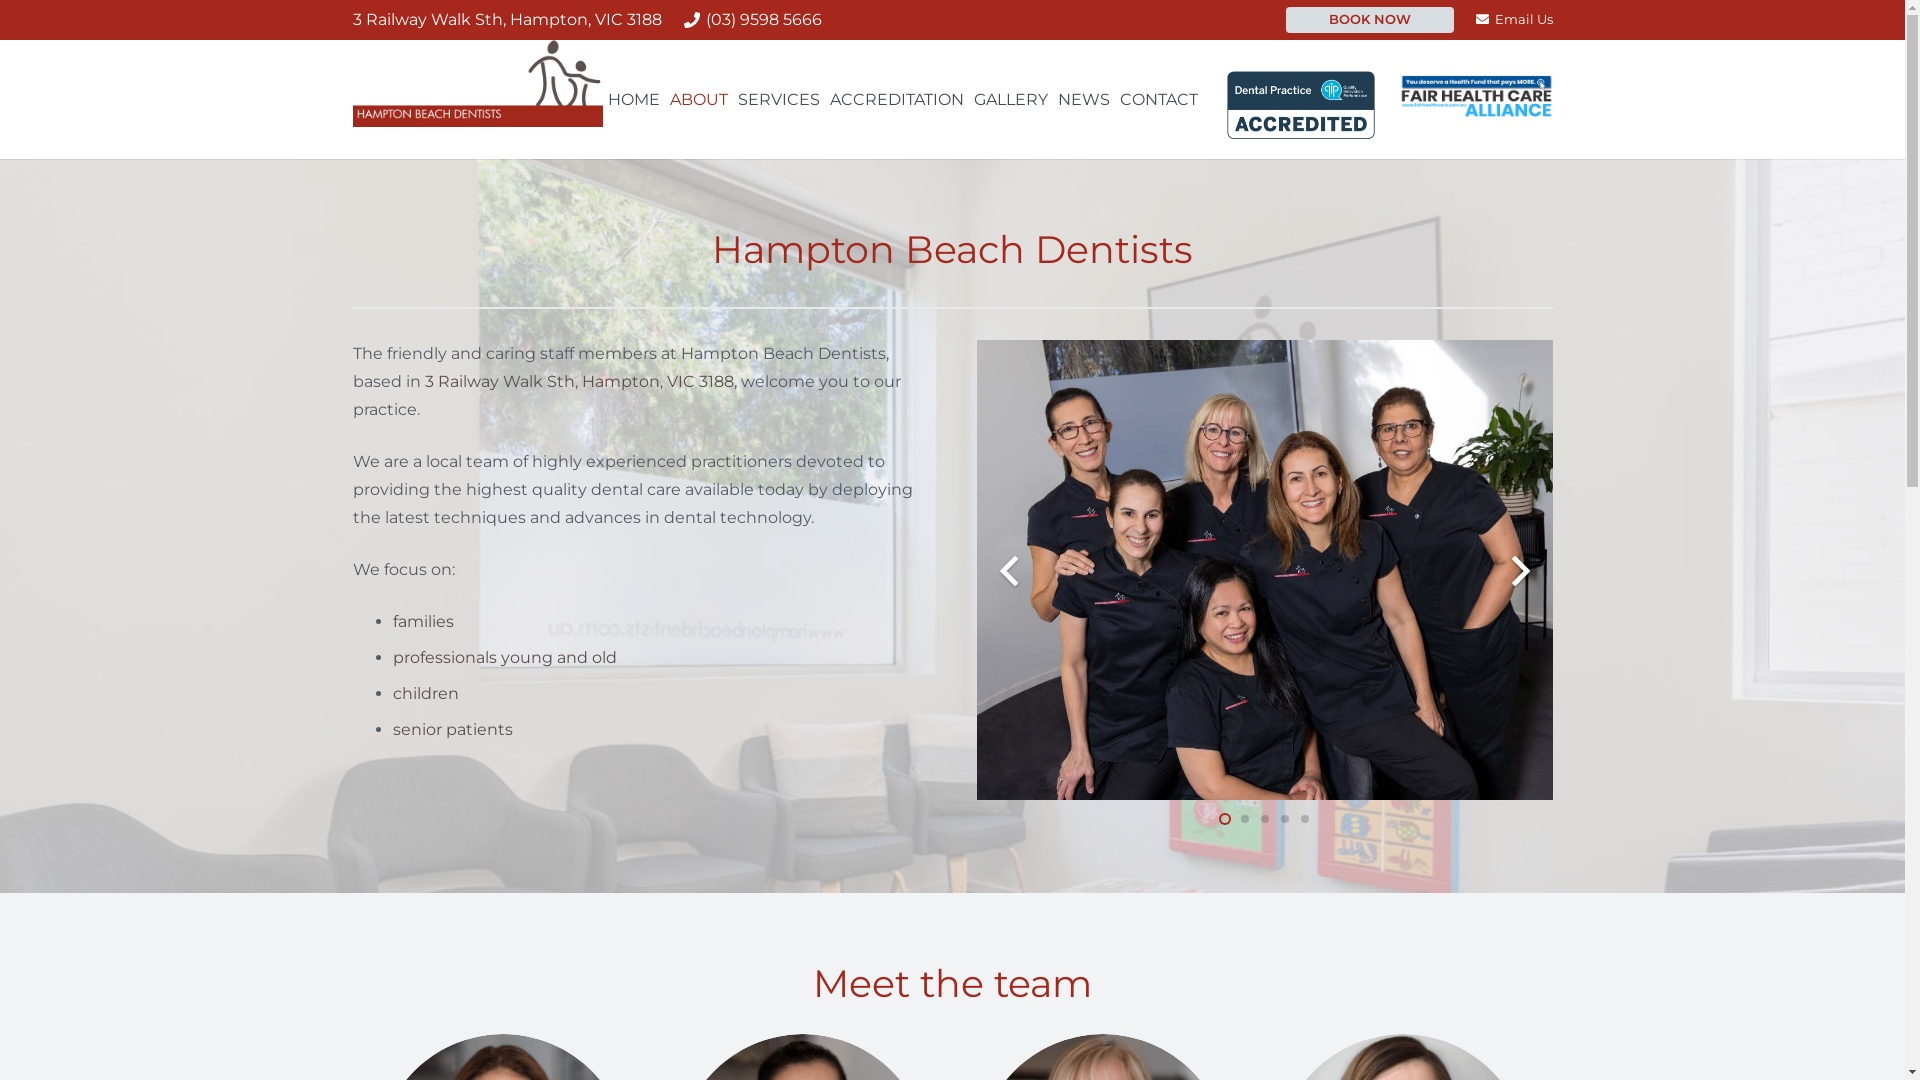 The width and height of the screenshot is (1920, 1080). What do you see at coordinates (1513, 19) in the screenshot?
I see `'Email Us'` at bounding box center [1513, 19].